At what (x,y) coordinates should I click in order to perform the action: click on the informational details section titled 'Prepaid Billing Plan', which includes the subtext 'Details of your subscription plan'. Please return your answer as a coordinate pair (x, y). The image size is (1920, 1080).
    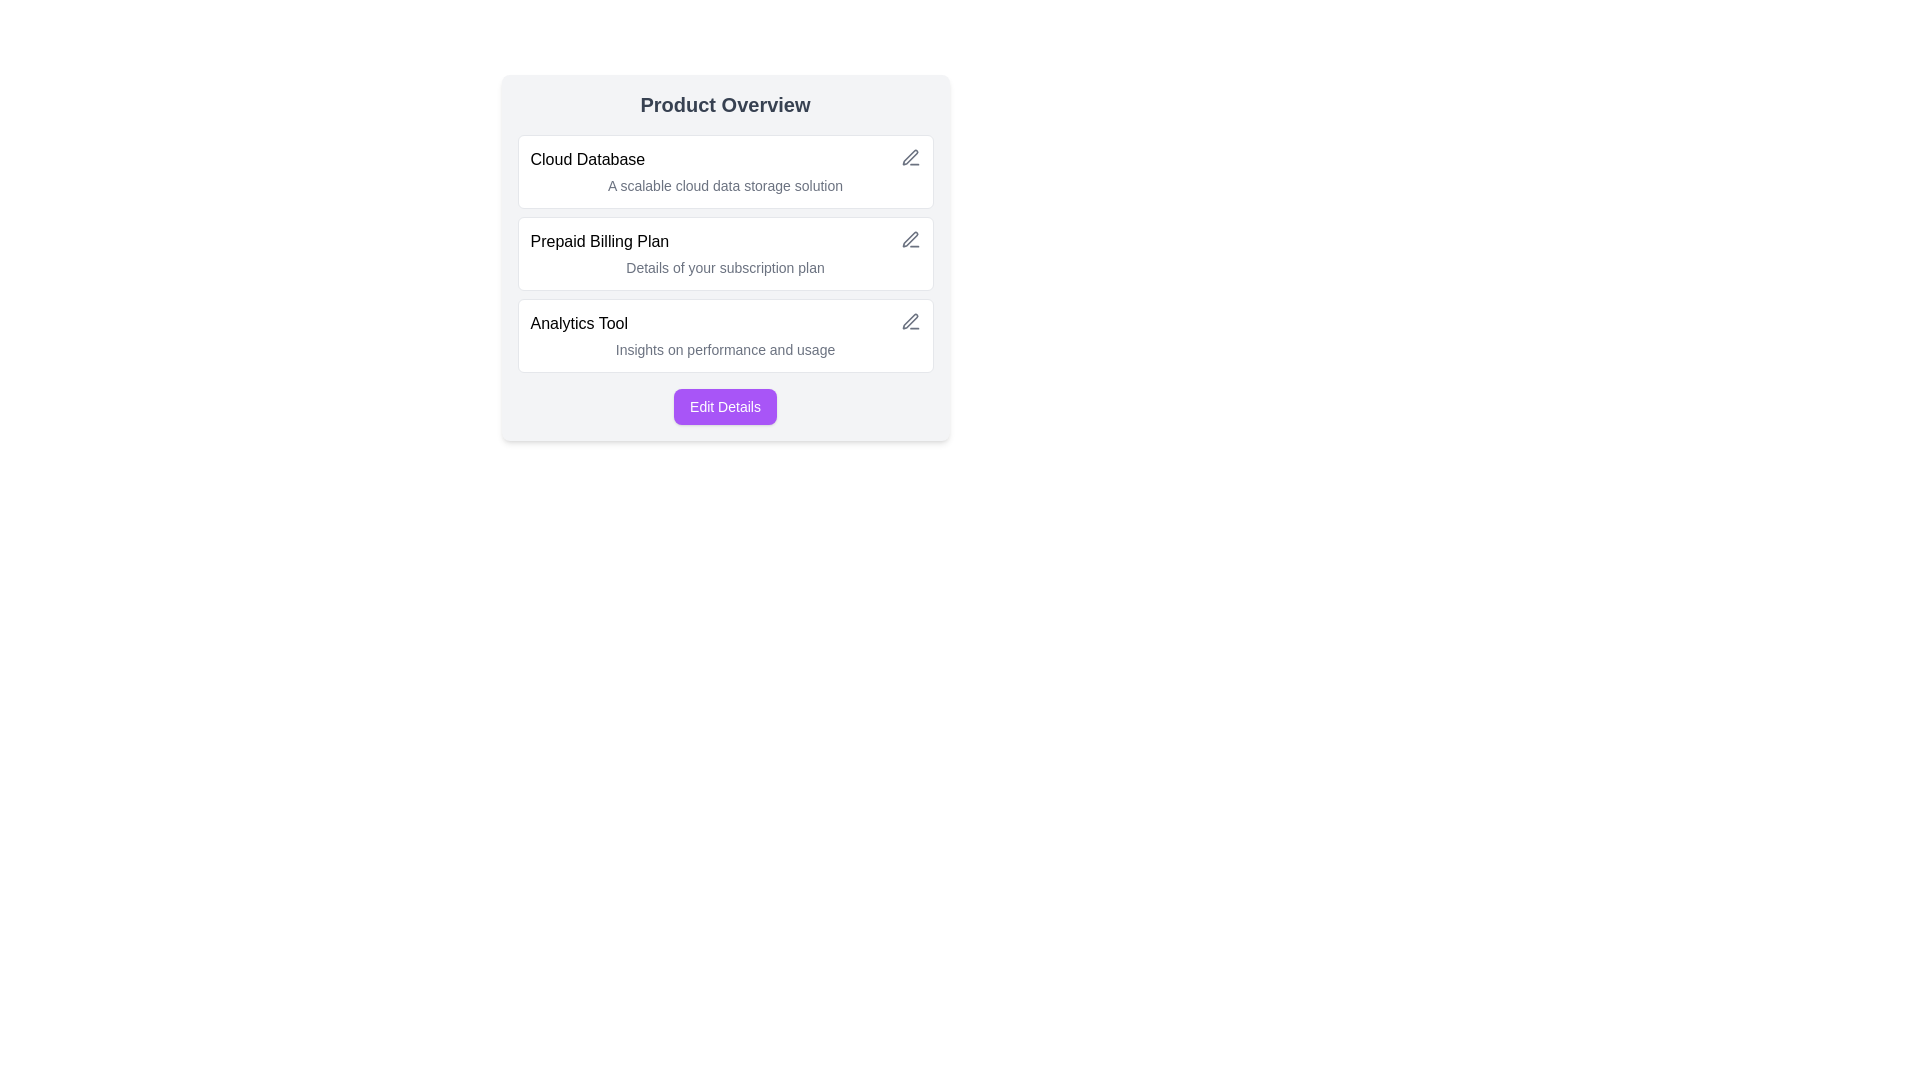
    Looking at the image, I should click on (724, 257).